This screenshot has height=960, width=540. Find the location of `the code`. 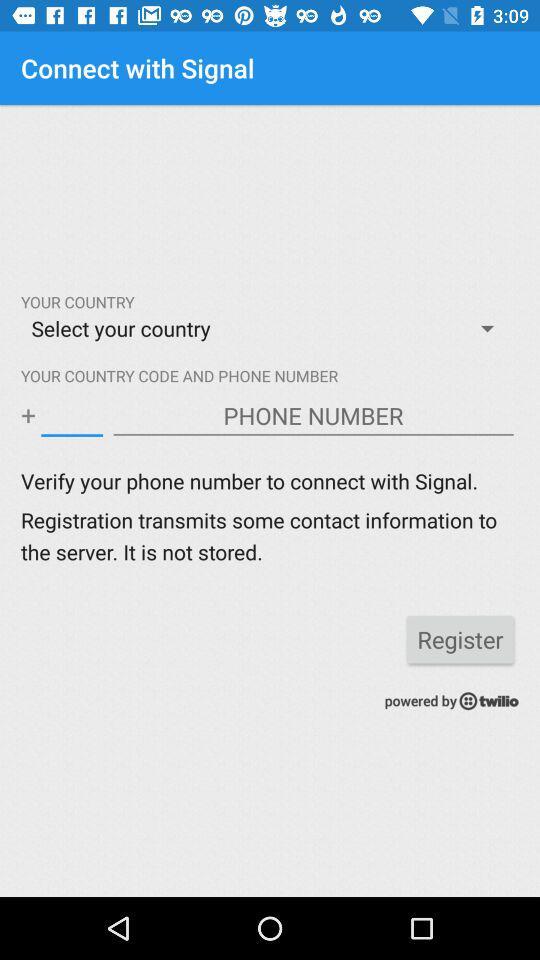

the code is located at coordinates (71, 415).